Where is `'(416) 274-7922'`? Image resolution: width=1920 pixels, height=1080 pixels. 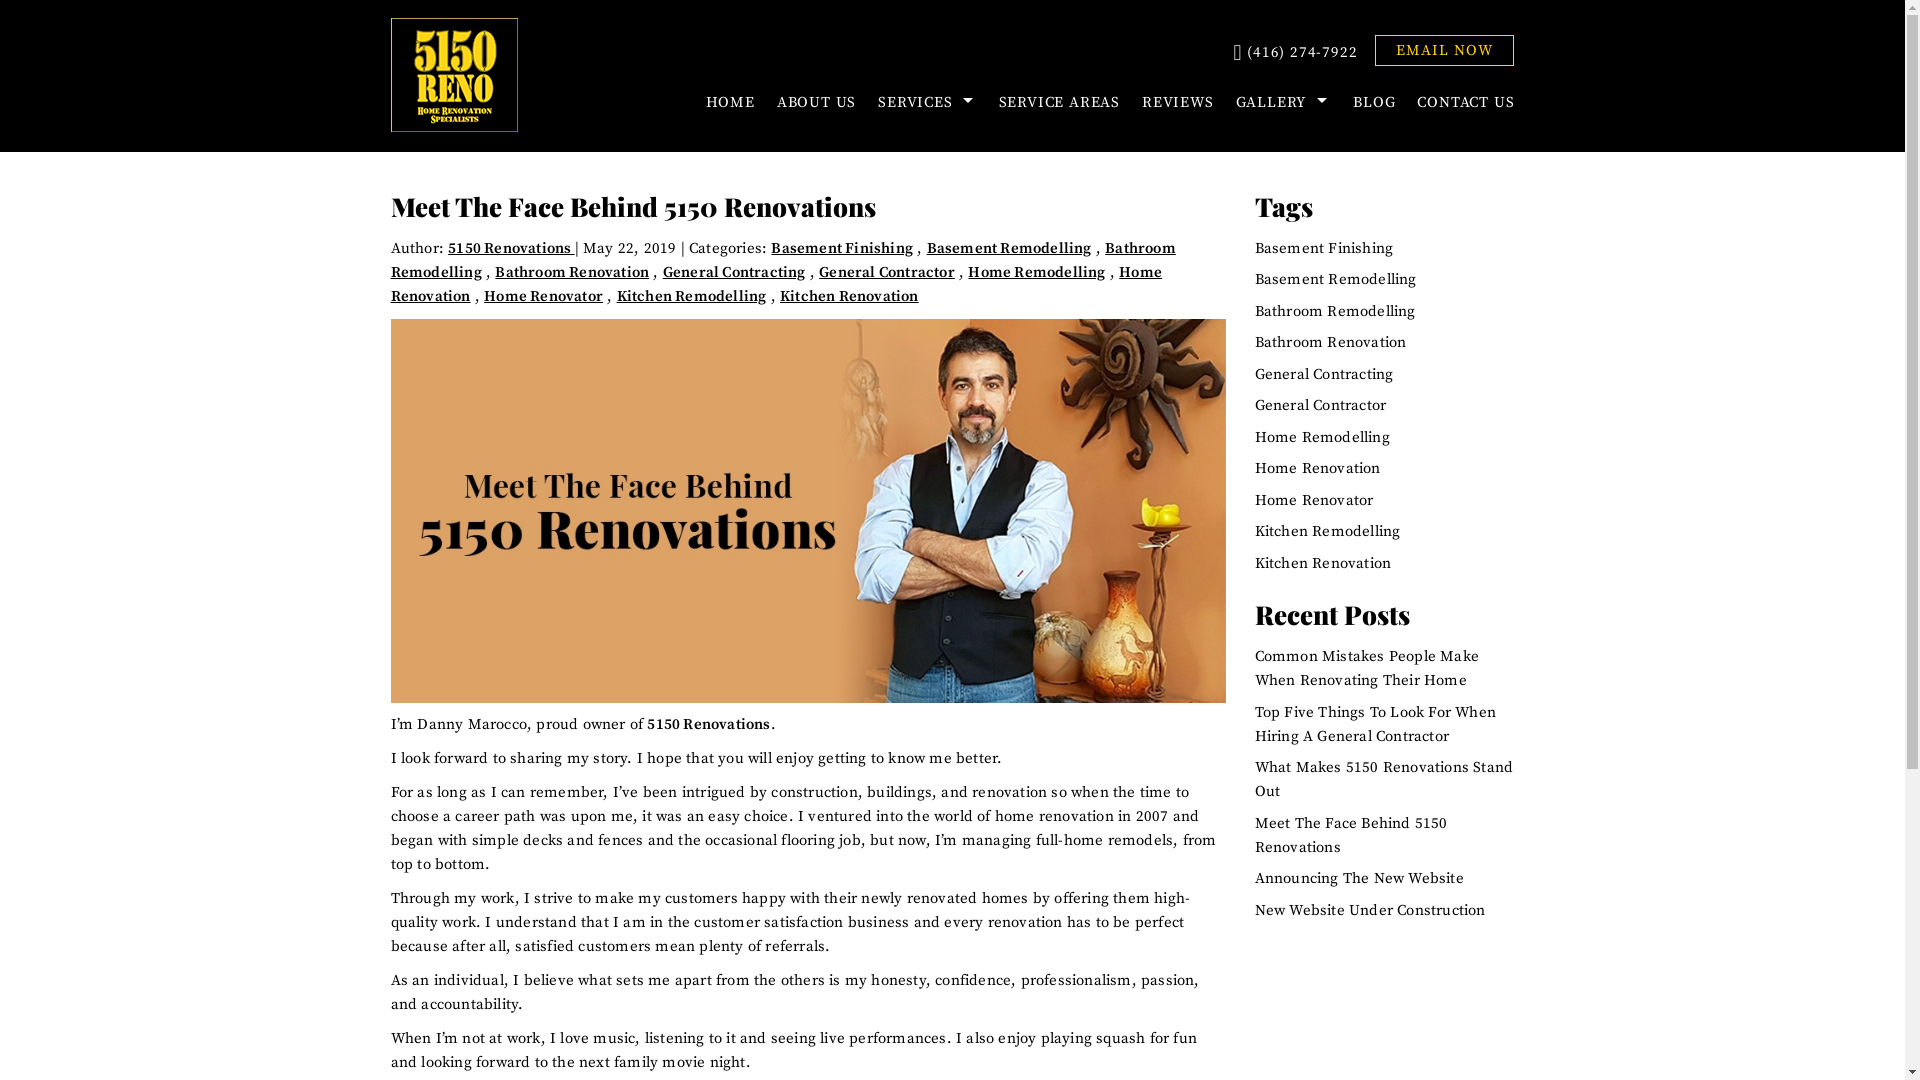
'(416) 274-7922' is located at coordinates (1295, 52).